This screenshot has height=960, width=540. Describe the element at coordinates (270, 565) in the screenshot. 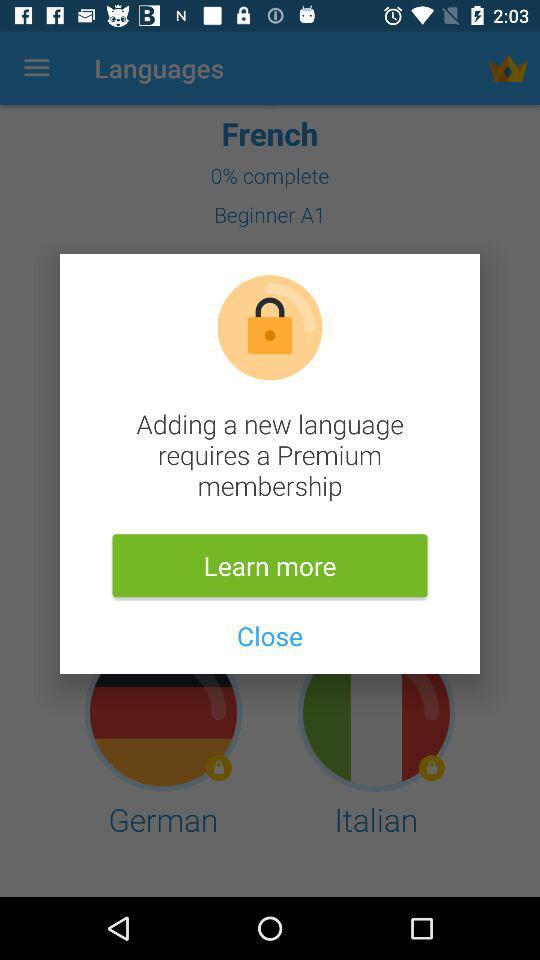

I see `the item above close icon` at that location.